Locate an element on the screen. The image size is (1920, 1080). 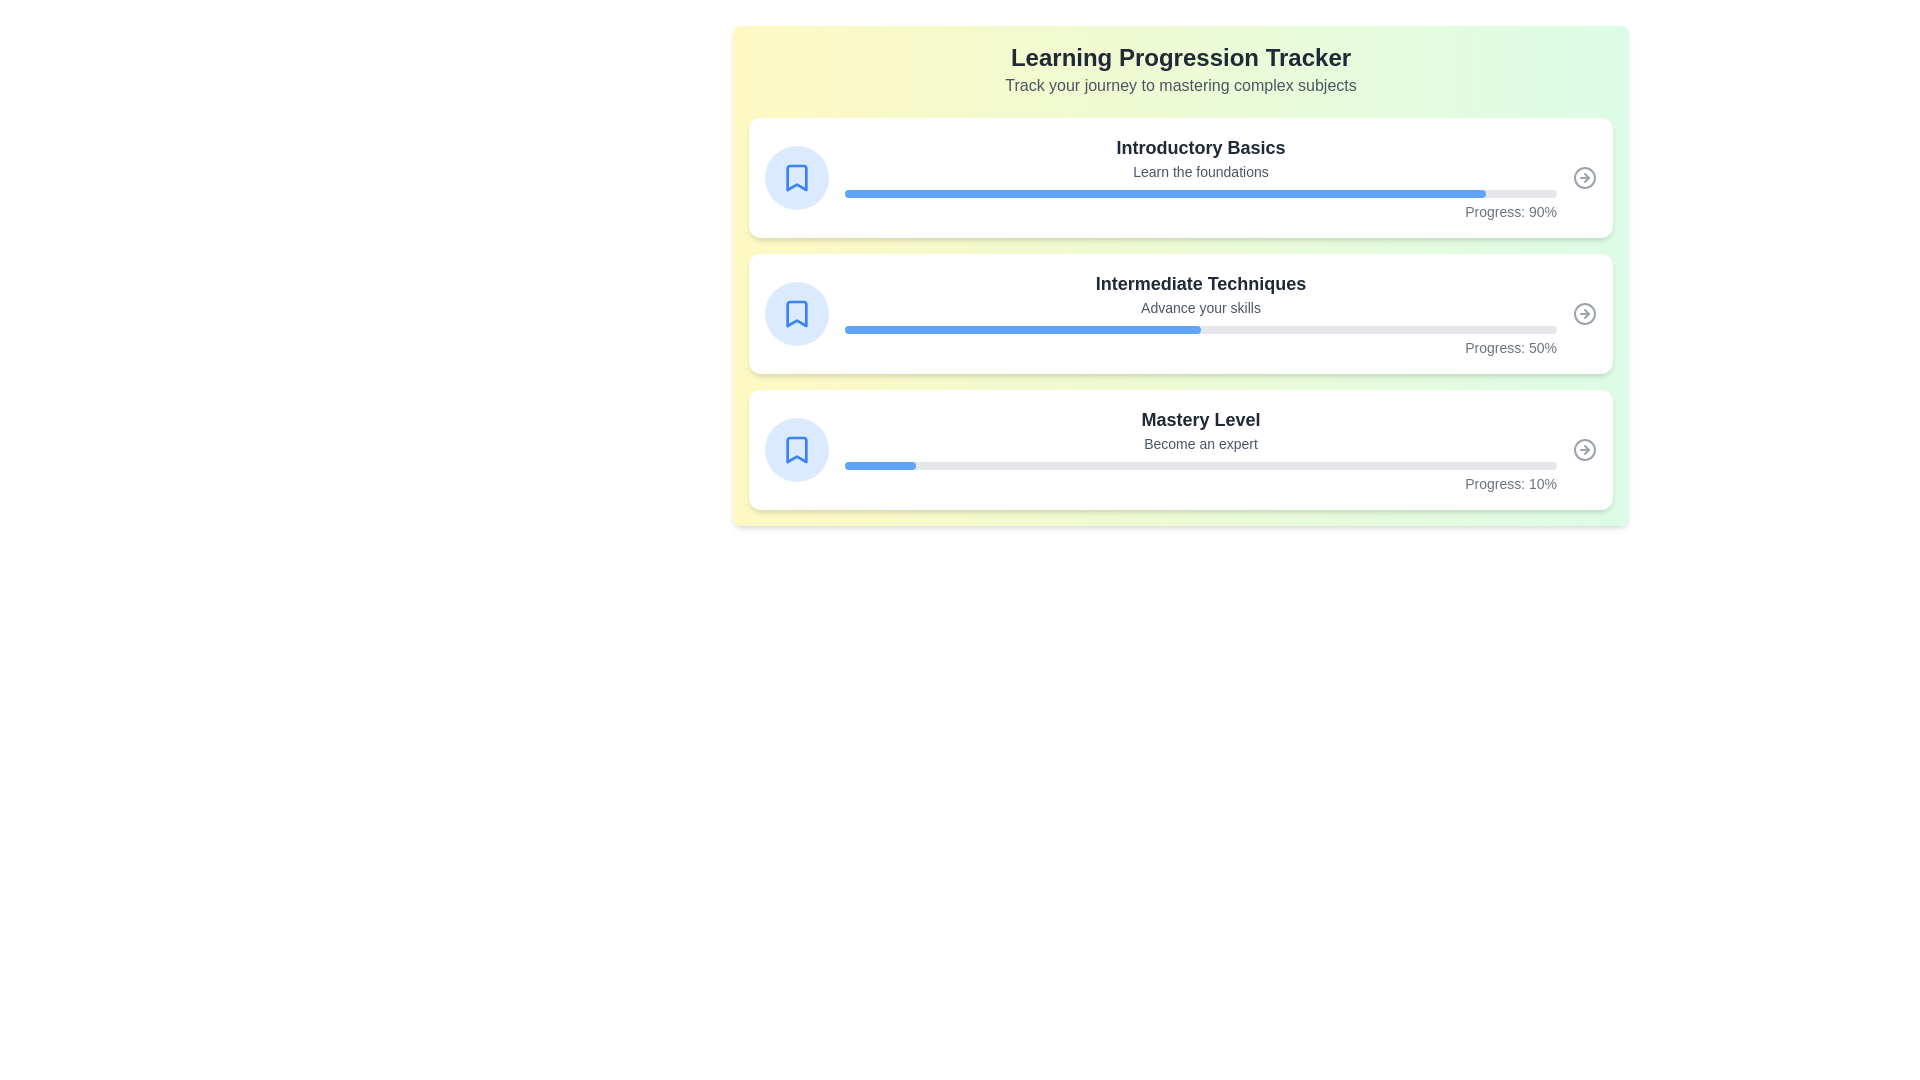
text label that says 'Learn the foundations', which is styled with a smaller font size and light gray color, located below the 'Introductory Basics' title is located at coordinates (1200, 171).